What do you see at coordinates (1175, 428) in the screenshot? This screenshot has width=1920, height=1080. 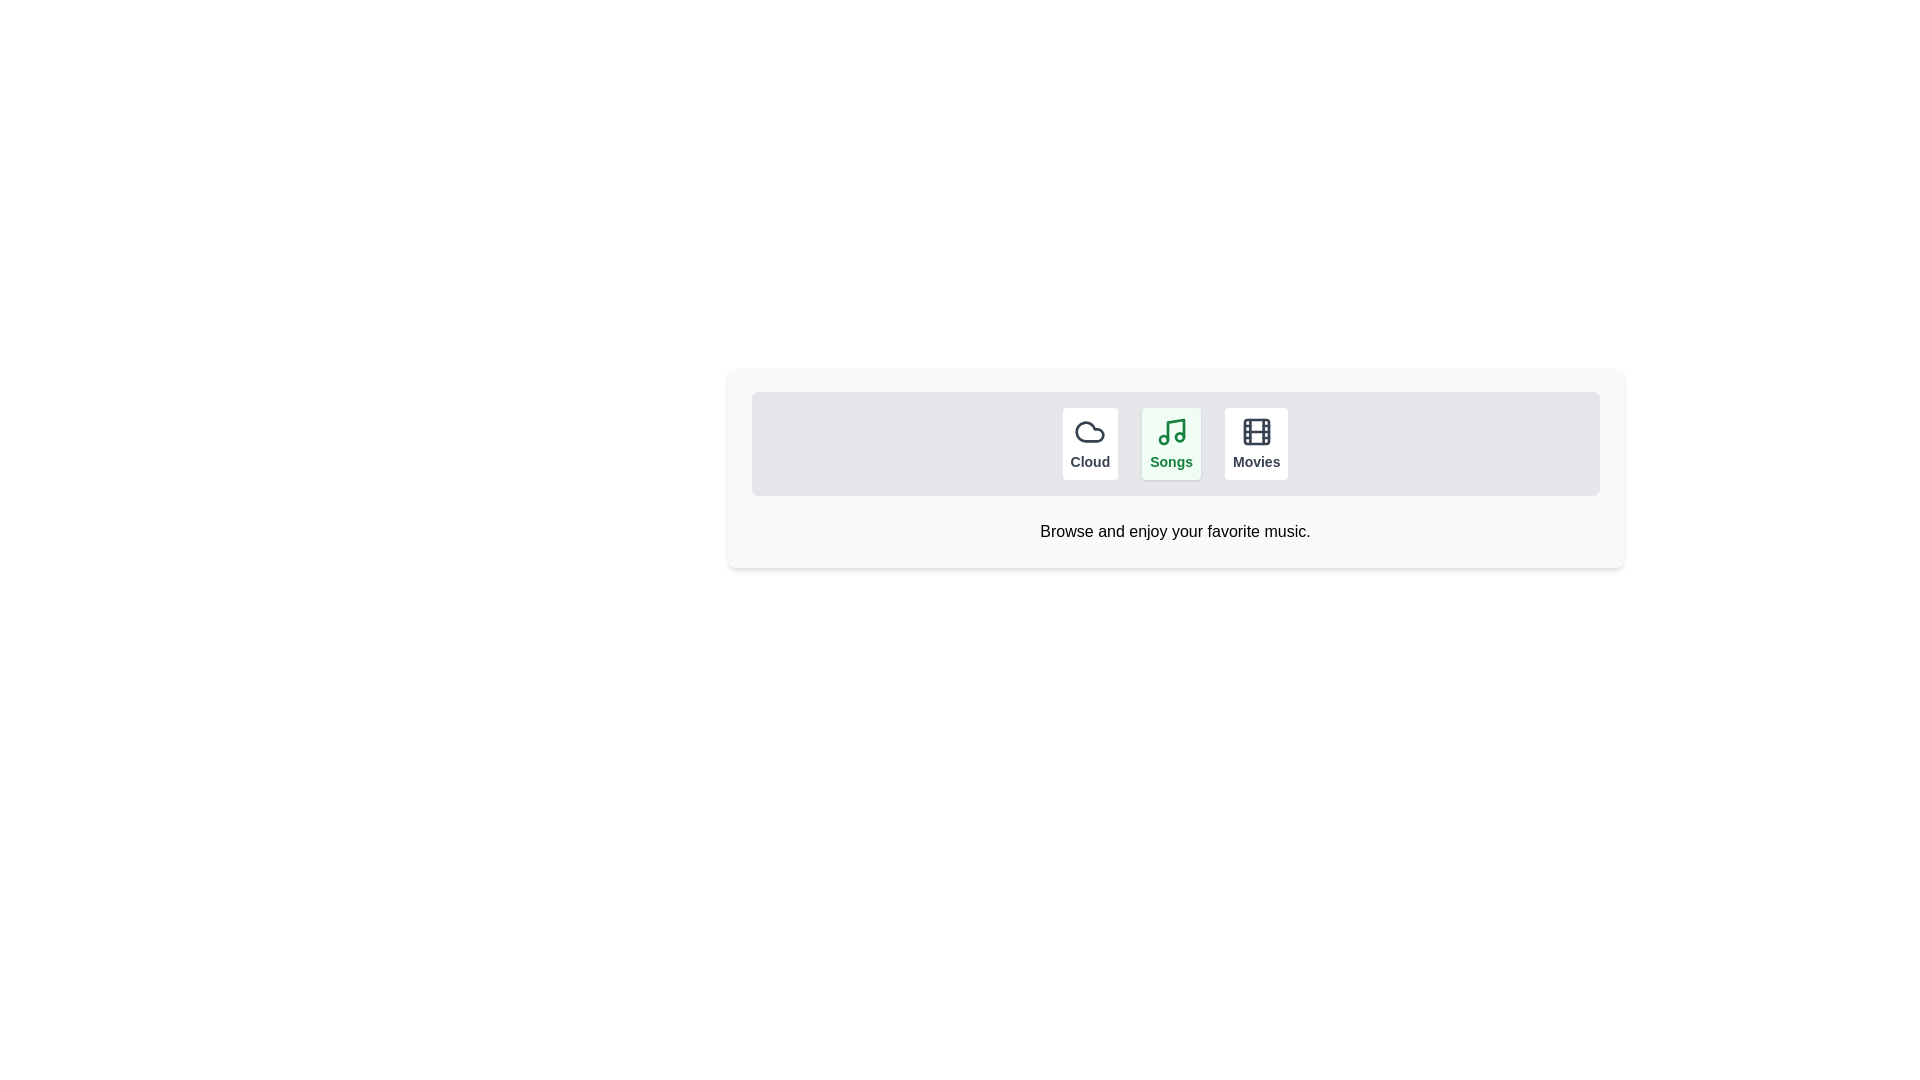 I see `the vertical line segment of the music note icon, which is part of the 'Songs' button among three options` at bounding box center [1175, 428].